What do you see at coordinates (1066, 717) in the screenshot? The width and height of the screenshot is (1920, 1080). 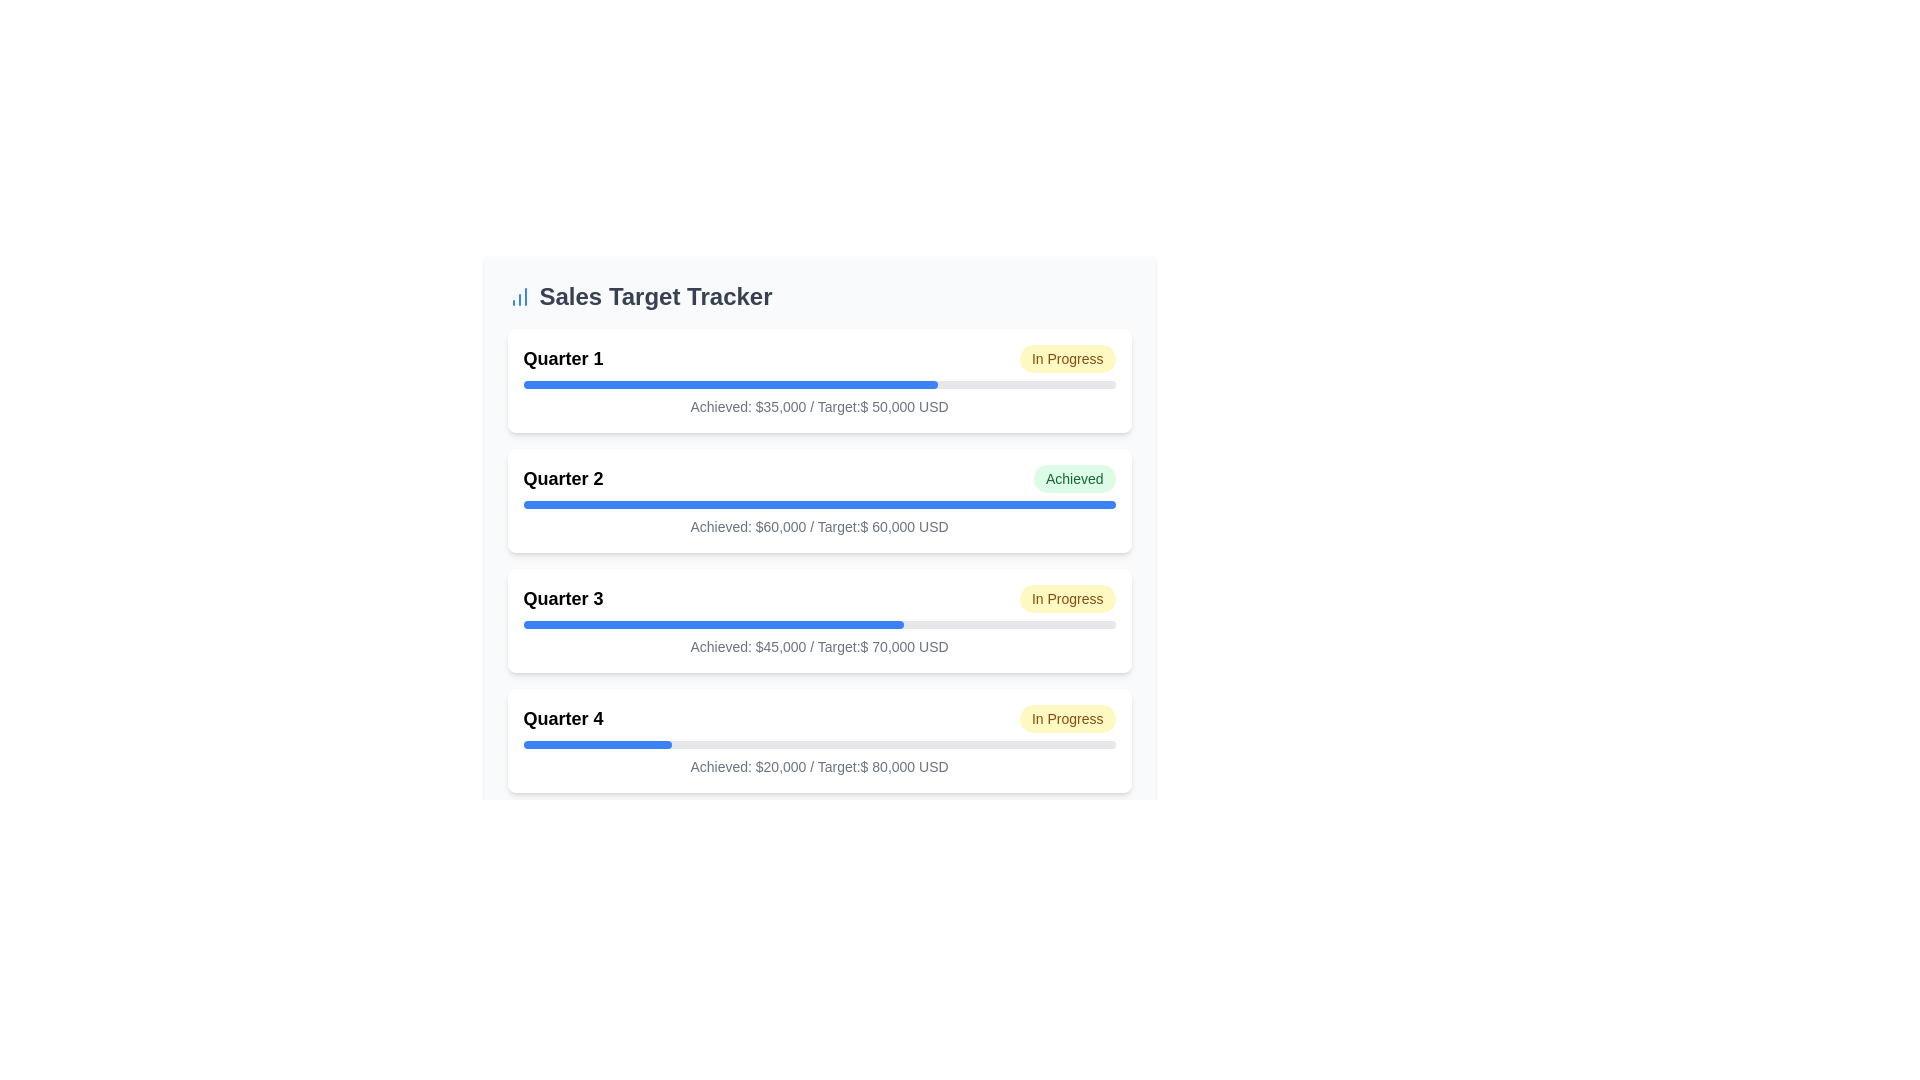 I see `the Status label displaying 'In Progress' with a yellow background and brown text, located to the right of the 'Quarter 4' title in the bottom right section of the UI` at bounding box center [1066, 717].